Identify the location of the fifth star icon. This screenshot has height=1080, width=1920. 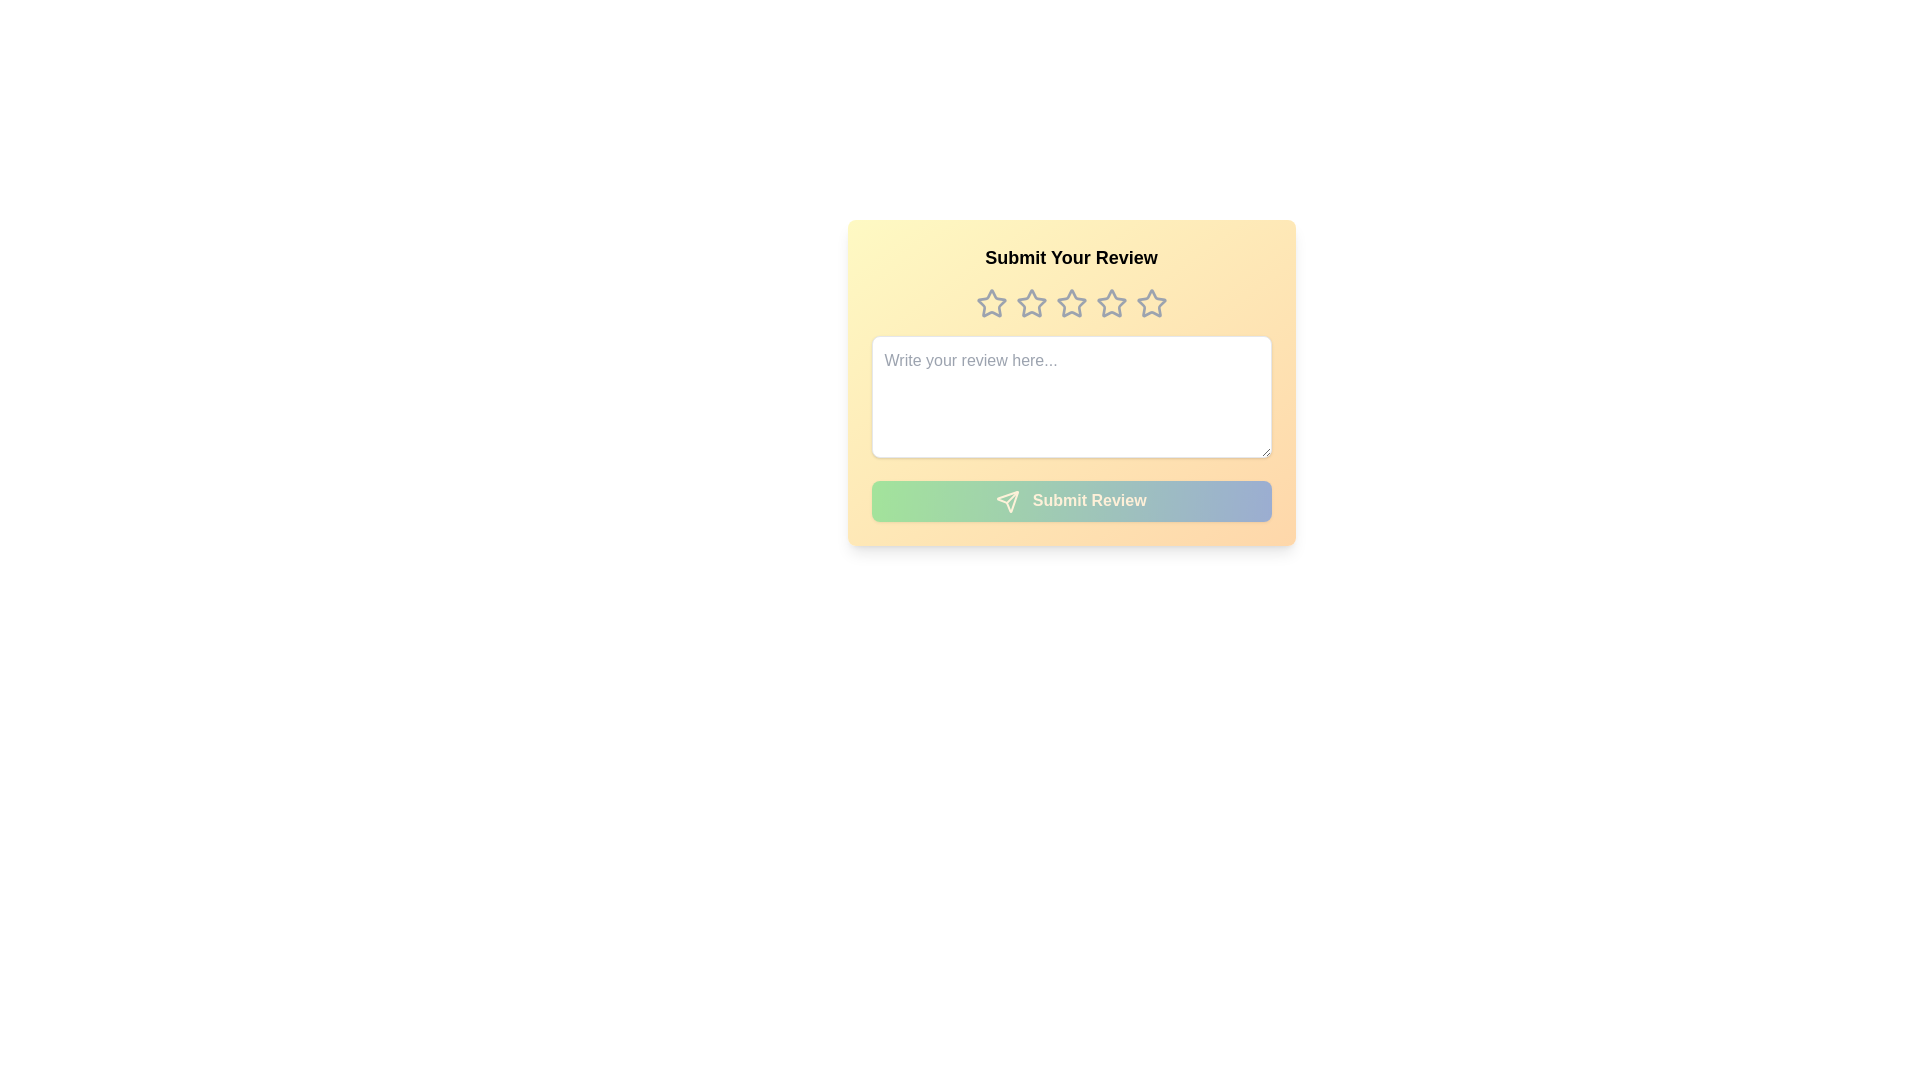
(1151, 303).